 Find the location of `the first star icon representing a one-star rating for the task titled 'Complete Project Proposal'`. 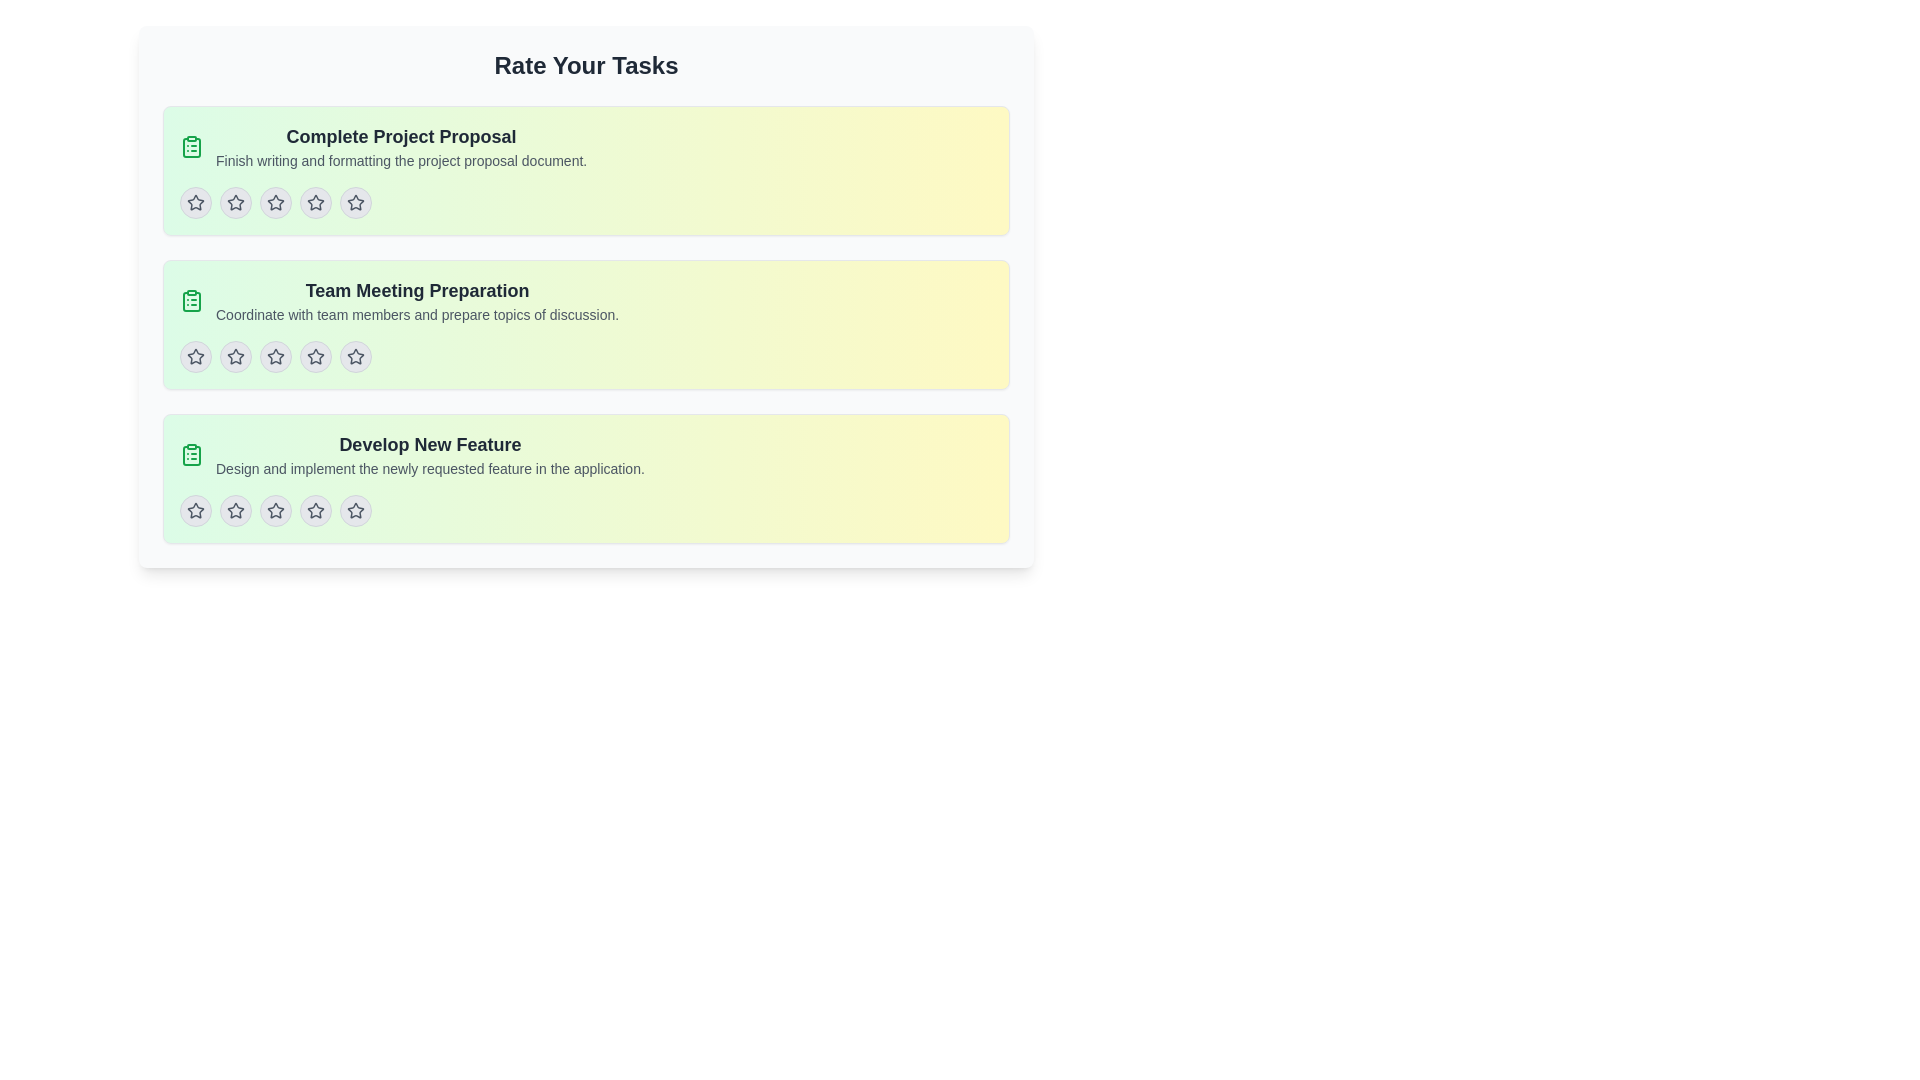

the first star icon representing a one-star rating for the task titled 'Complete Project Proposal' is located at coordinates (235, 203).